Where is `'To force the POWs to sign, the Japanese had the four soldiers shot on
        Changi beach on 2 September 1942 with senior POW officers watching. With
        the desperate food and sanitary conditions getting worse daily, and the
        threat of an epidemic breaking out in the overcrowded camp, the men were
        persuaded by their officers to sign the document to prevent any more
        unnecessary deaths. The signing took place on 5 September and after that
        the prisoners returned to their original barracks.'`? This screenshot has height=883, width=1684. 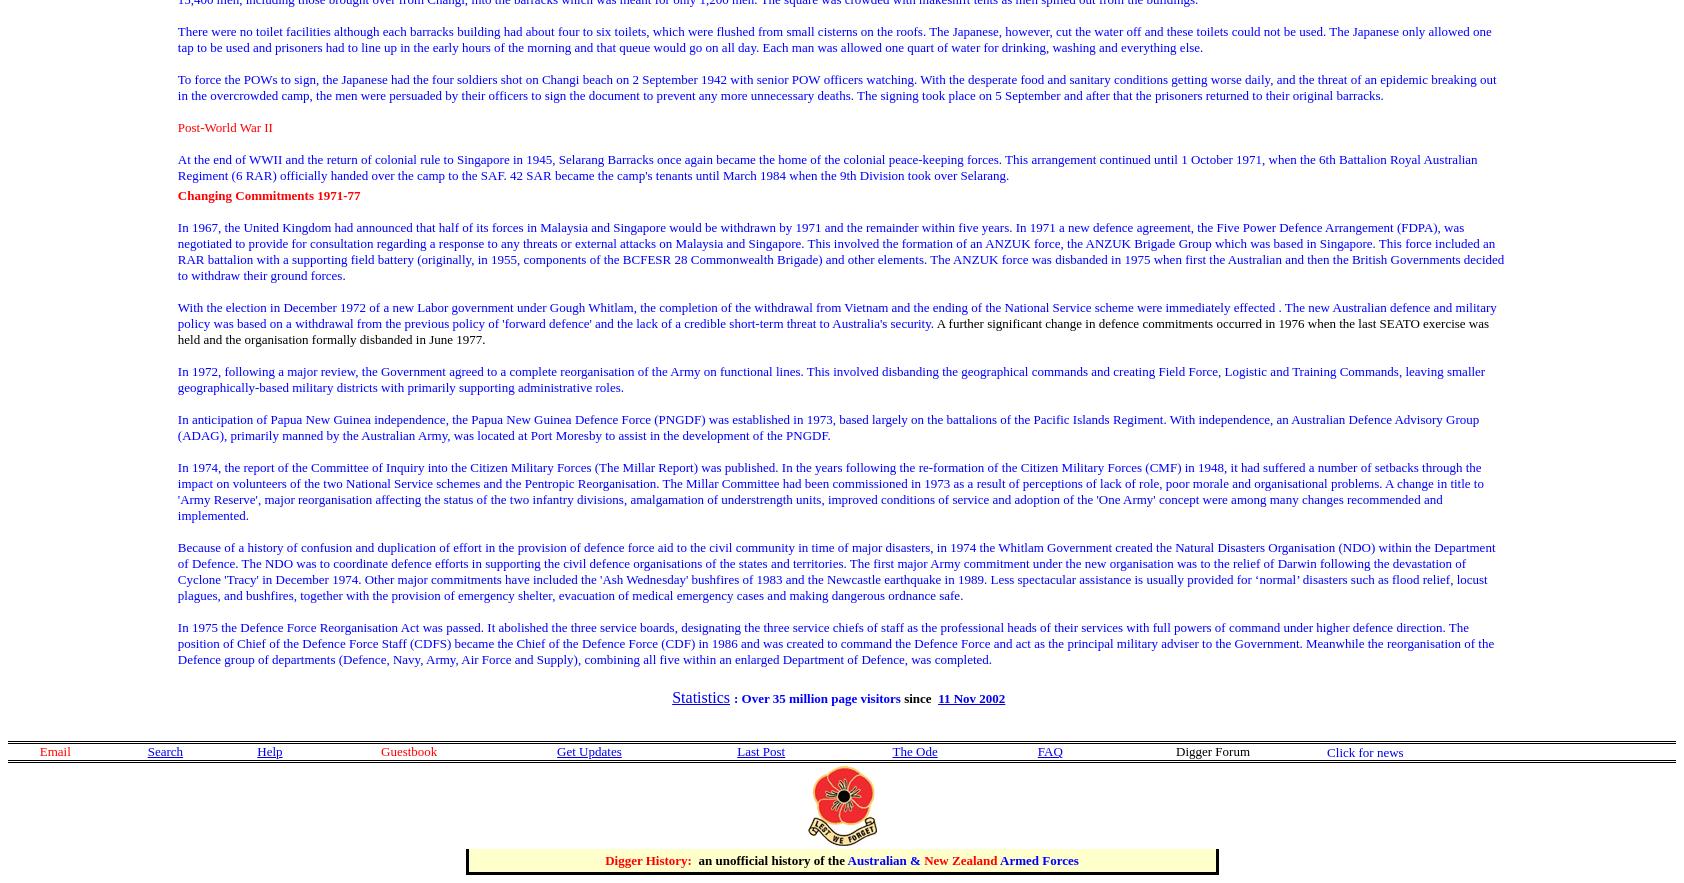
'To force the POWs to sign, the Japanese had the four soldiers shot on
        Changi beach on 2 September 1942 with senior POW officers watching. With
        the desperate food and sanitary conditions getting worse daily, and the
        threat of an epidemic breaking out in the overcrowded camp, the men were
        persuaded by their officers to sign the document to prevent any more
        unnecessary deaths. The signing took place on 5 September and after that
        the prisoners returned to their original barracks.' is located at coordinates (175, 87).